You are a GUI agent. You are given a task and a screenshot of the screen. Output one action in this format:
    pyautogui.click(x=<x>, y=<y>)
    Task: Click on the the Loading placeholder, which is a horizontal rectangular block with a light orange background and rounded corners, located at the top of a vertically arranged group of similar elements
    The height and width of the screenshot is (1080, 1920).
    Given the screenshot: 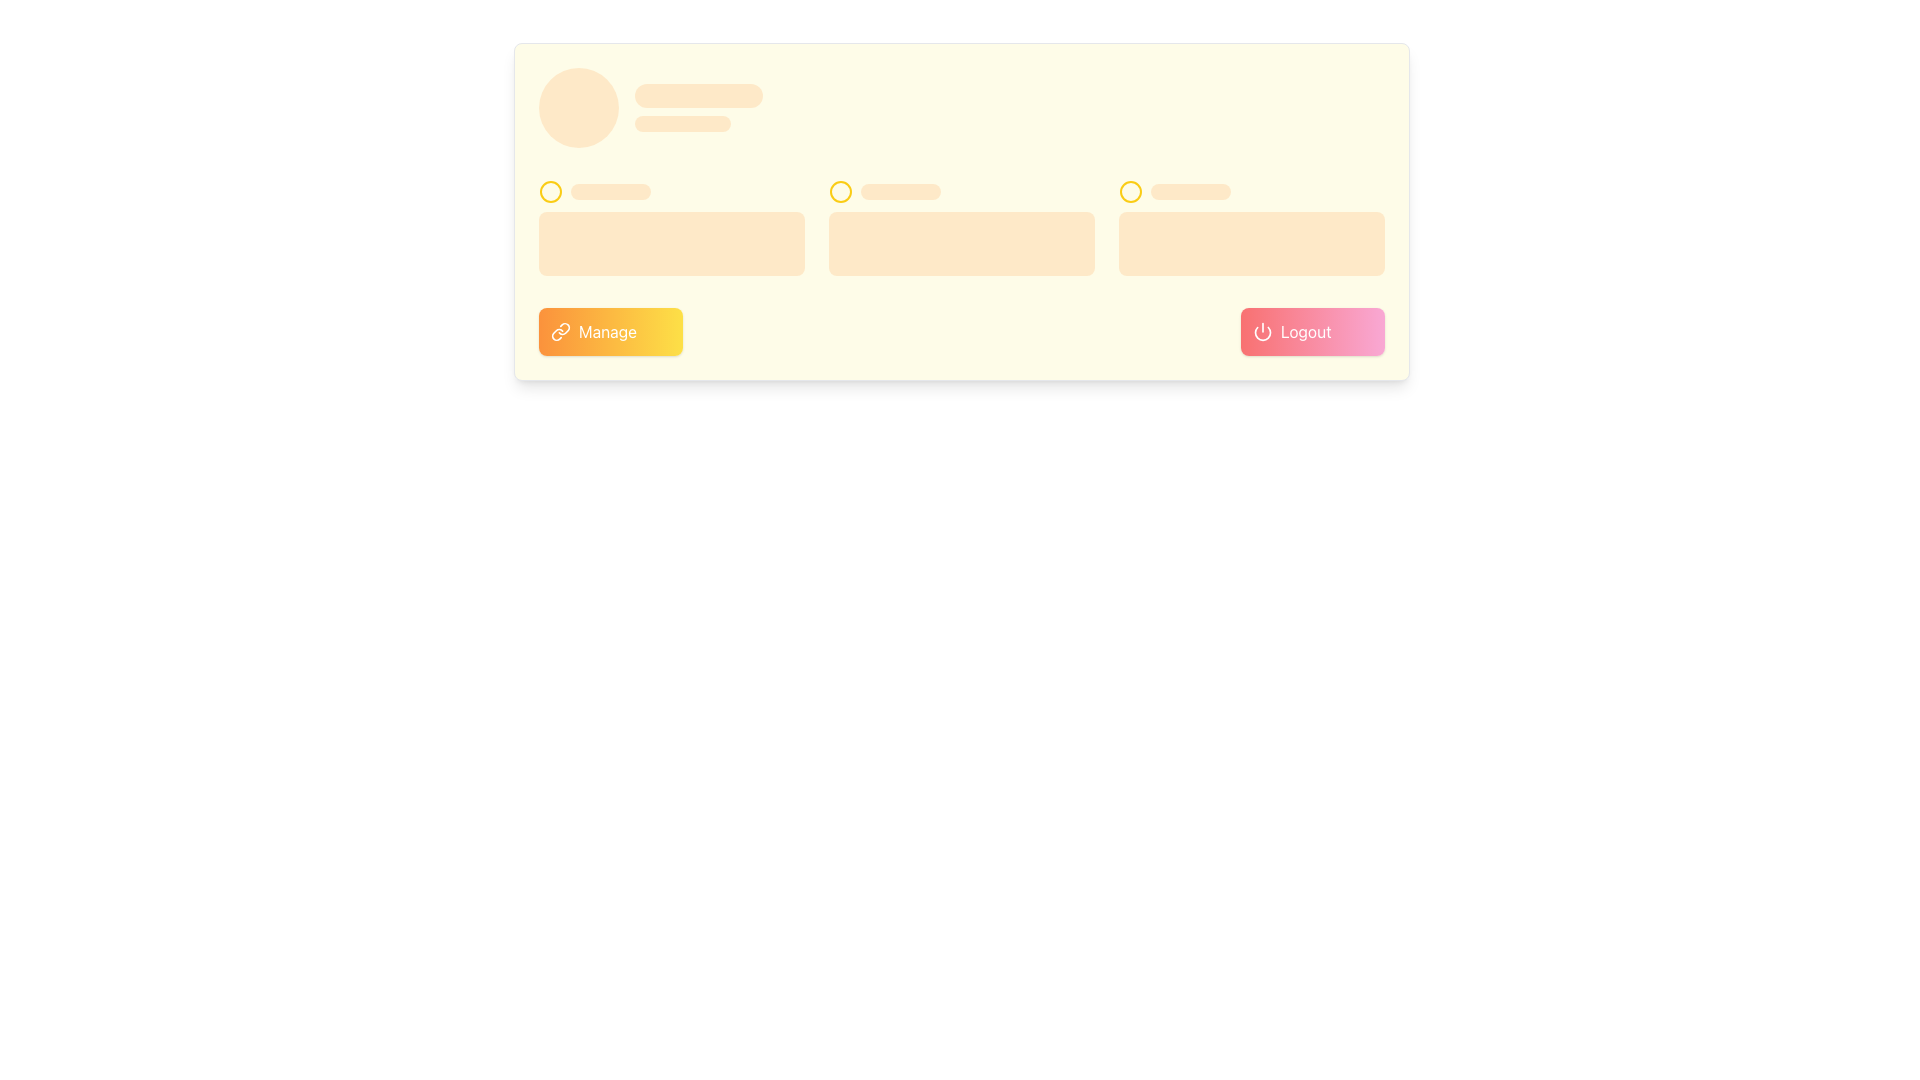 What is the action you would take?
    pyautogui.click(x=699, y=96)
    